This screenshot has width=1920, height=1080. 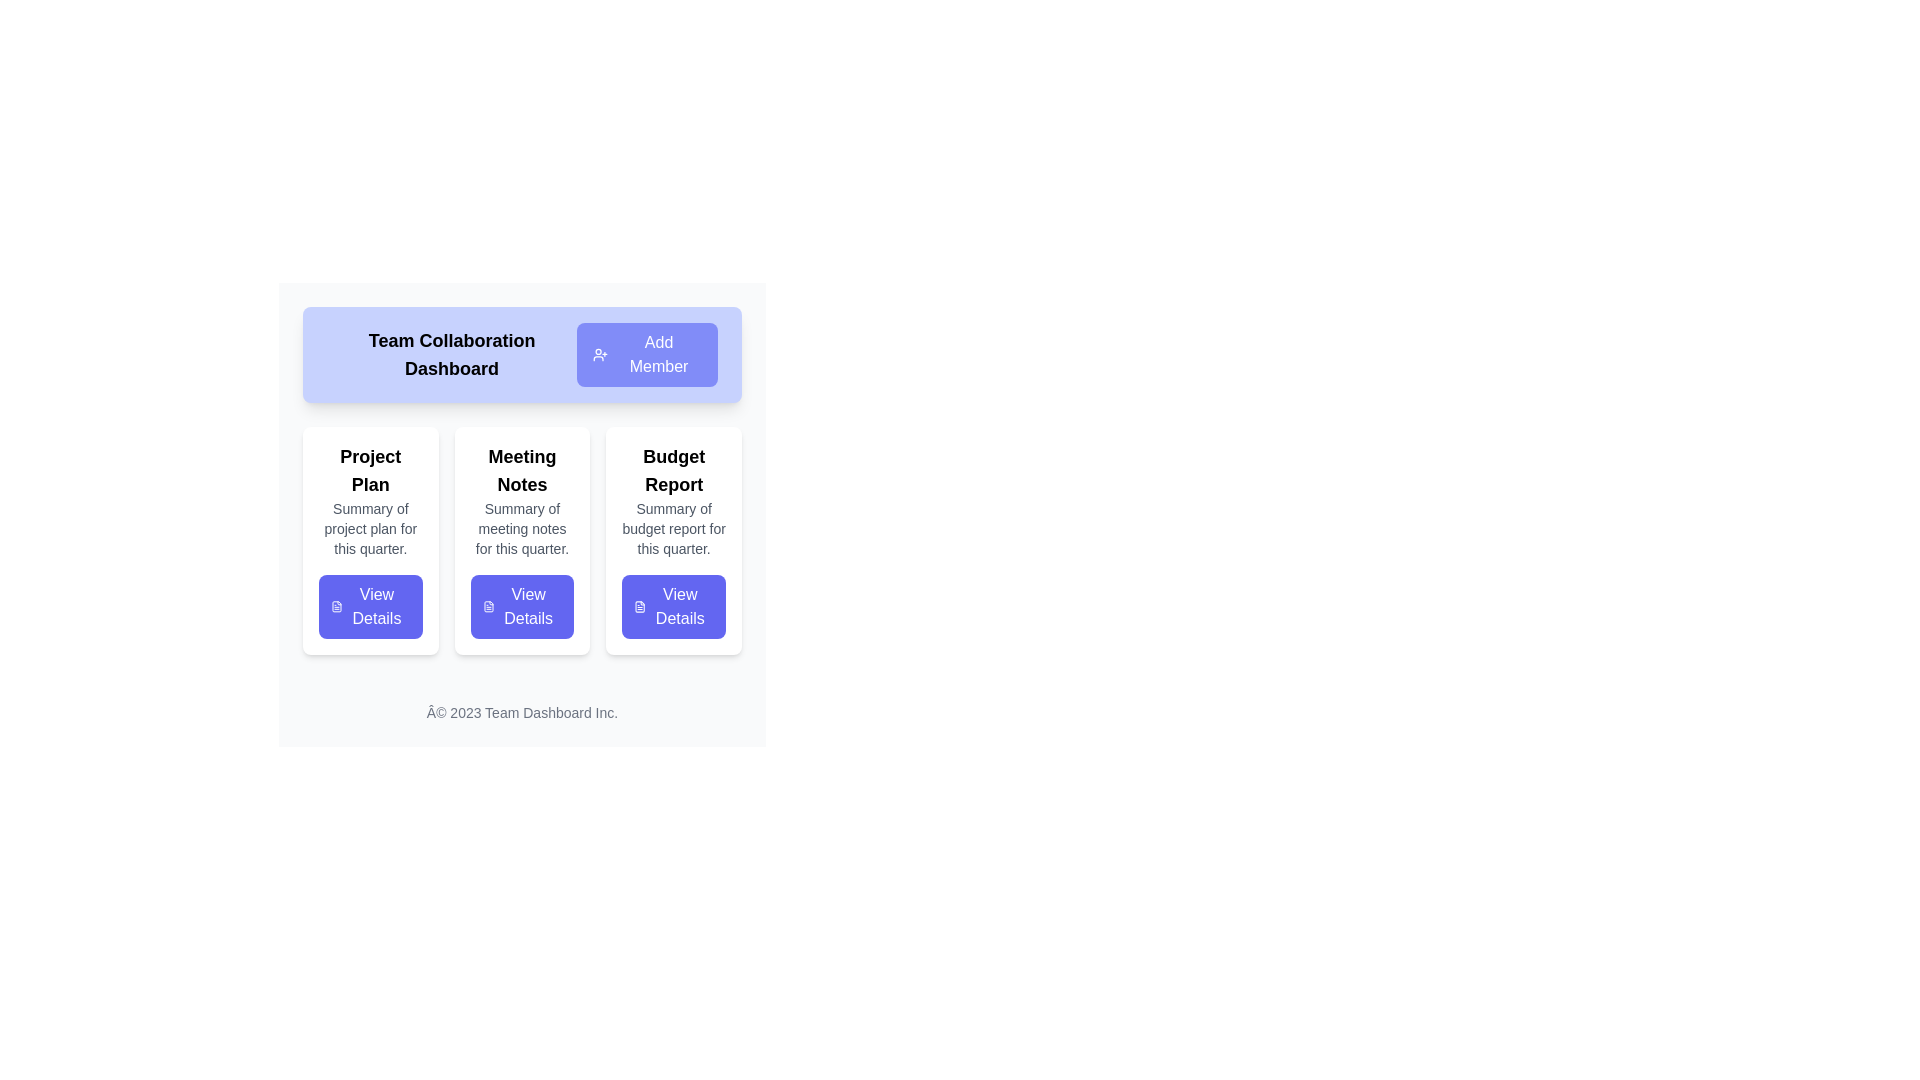 What do you see at coordinates (337, 605) in the screenshot?
I see `the small document icon located at the top-left corner of the 'View Details' button on the 'Project Plan' card` at bounding box center [337, 605].